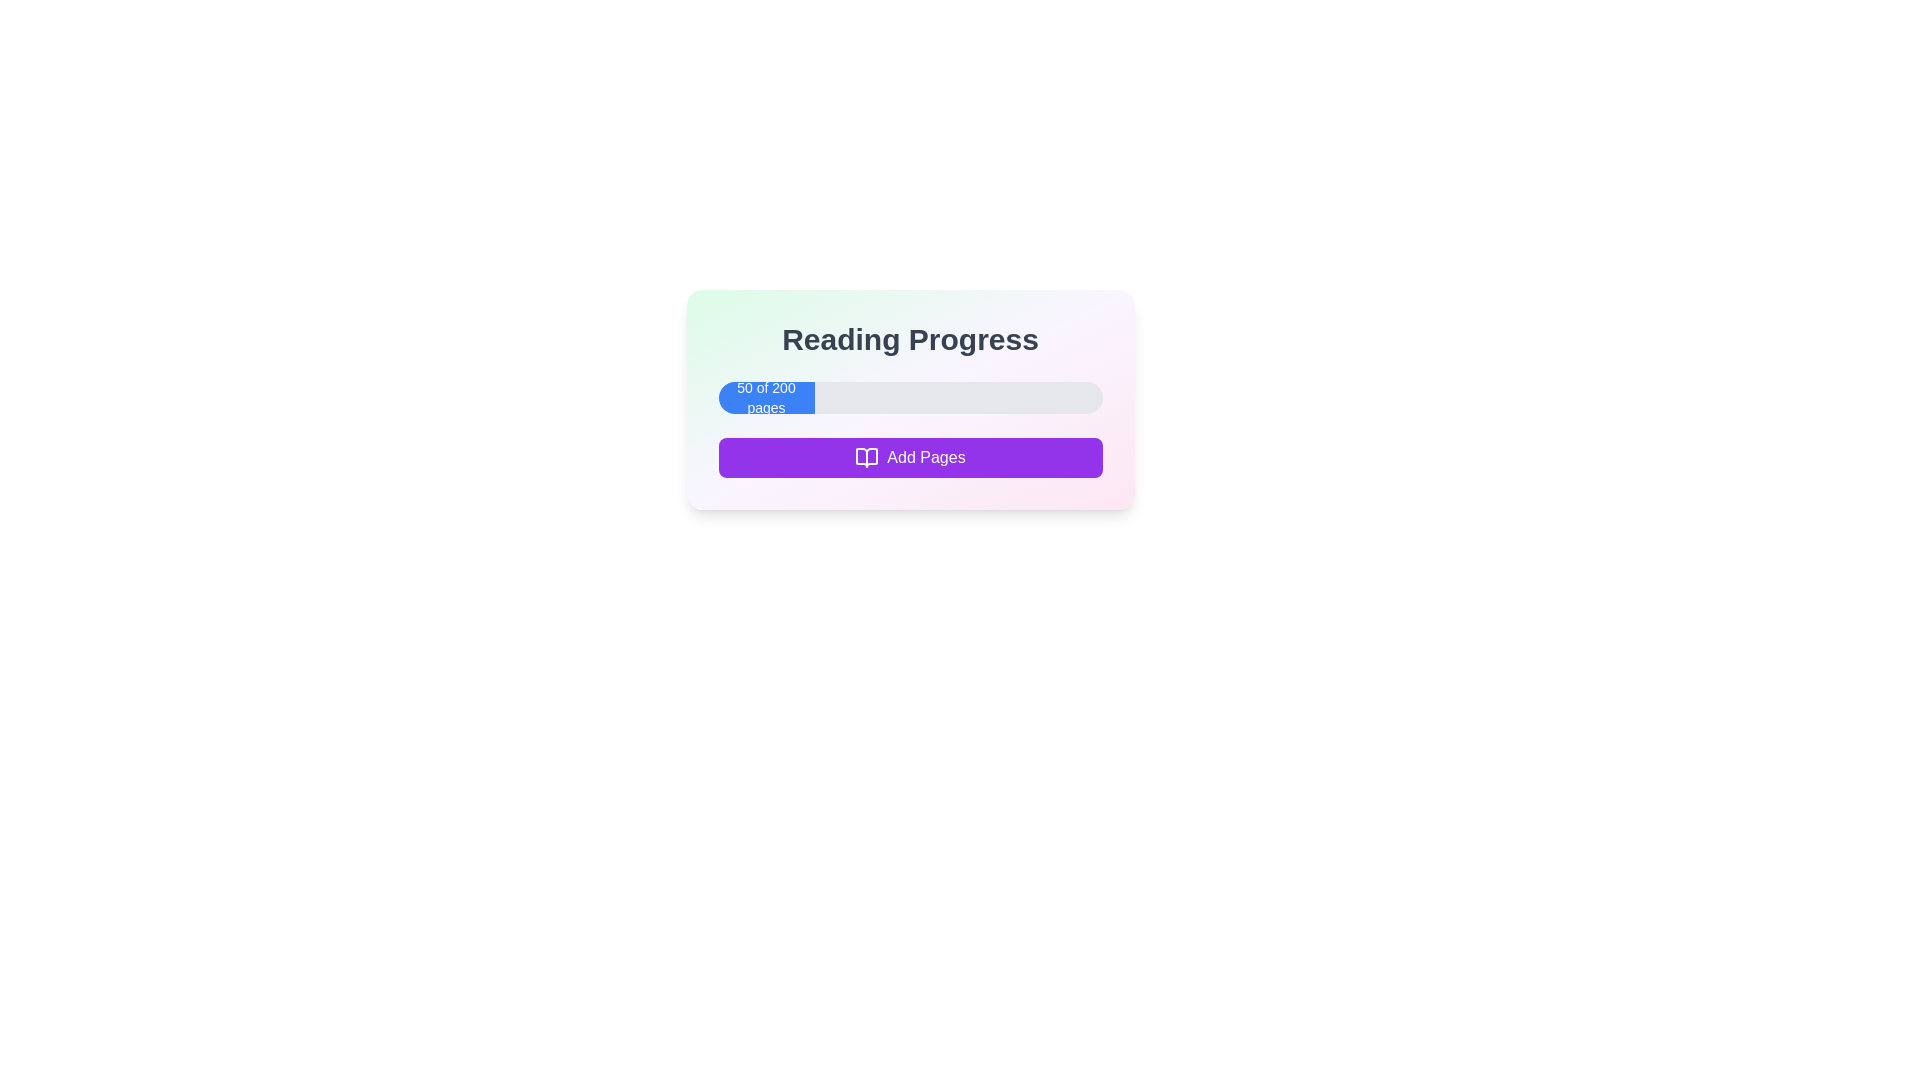 This screenshot has height=1080, width=1920. What do you see at coordinates (867, 458) in the screenshot?
I see `the 'Add Pages' icon located on the left side of the button, which visually represents the action associated with adding pages` at bounding box center [867, 458].